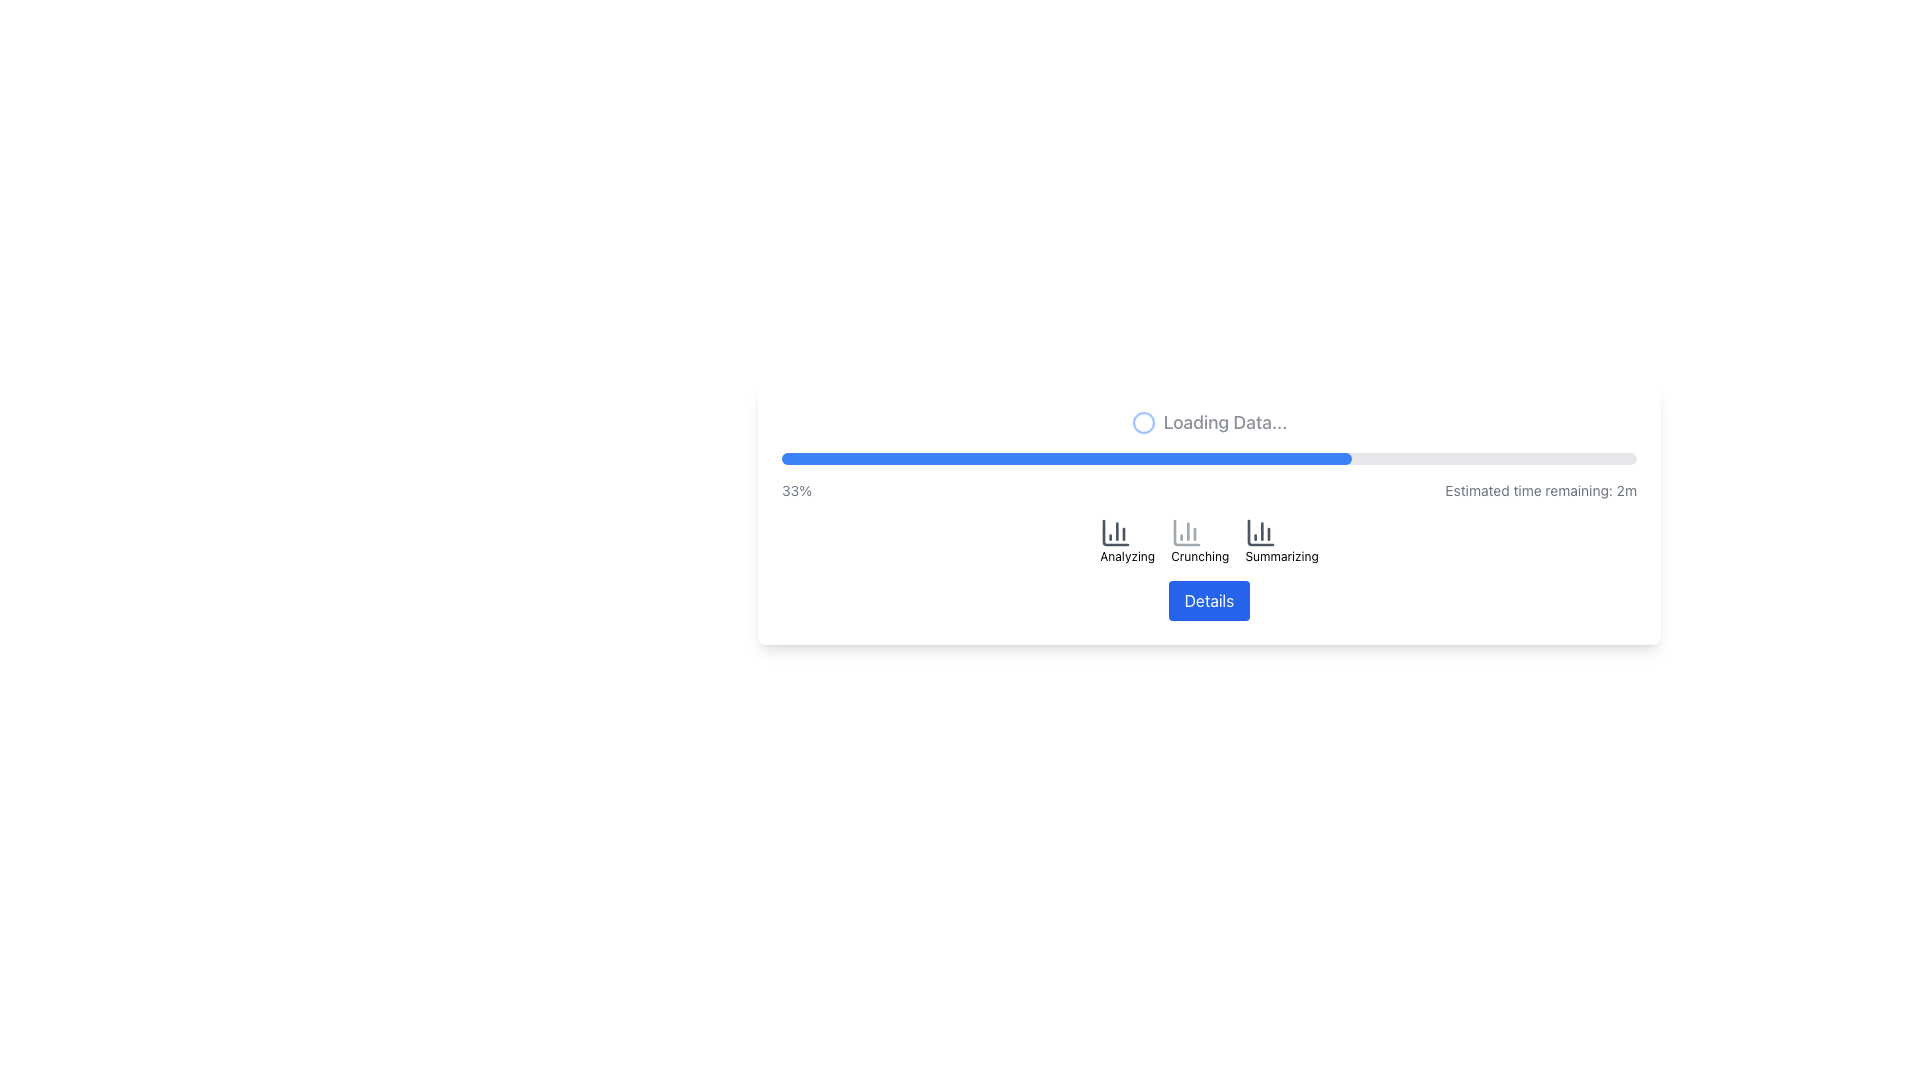  I want to click on the status indicator that visually represents the ongoing tasks, located centrally in a white panel beneath a progress bar, positioned between 'Analyzing' and 'Summarizing', so click(1208, 540).